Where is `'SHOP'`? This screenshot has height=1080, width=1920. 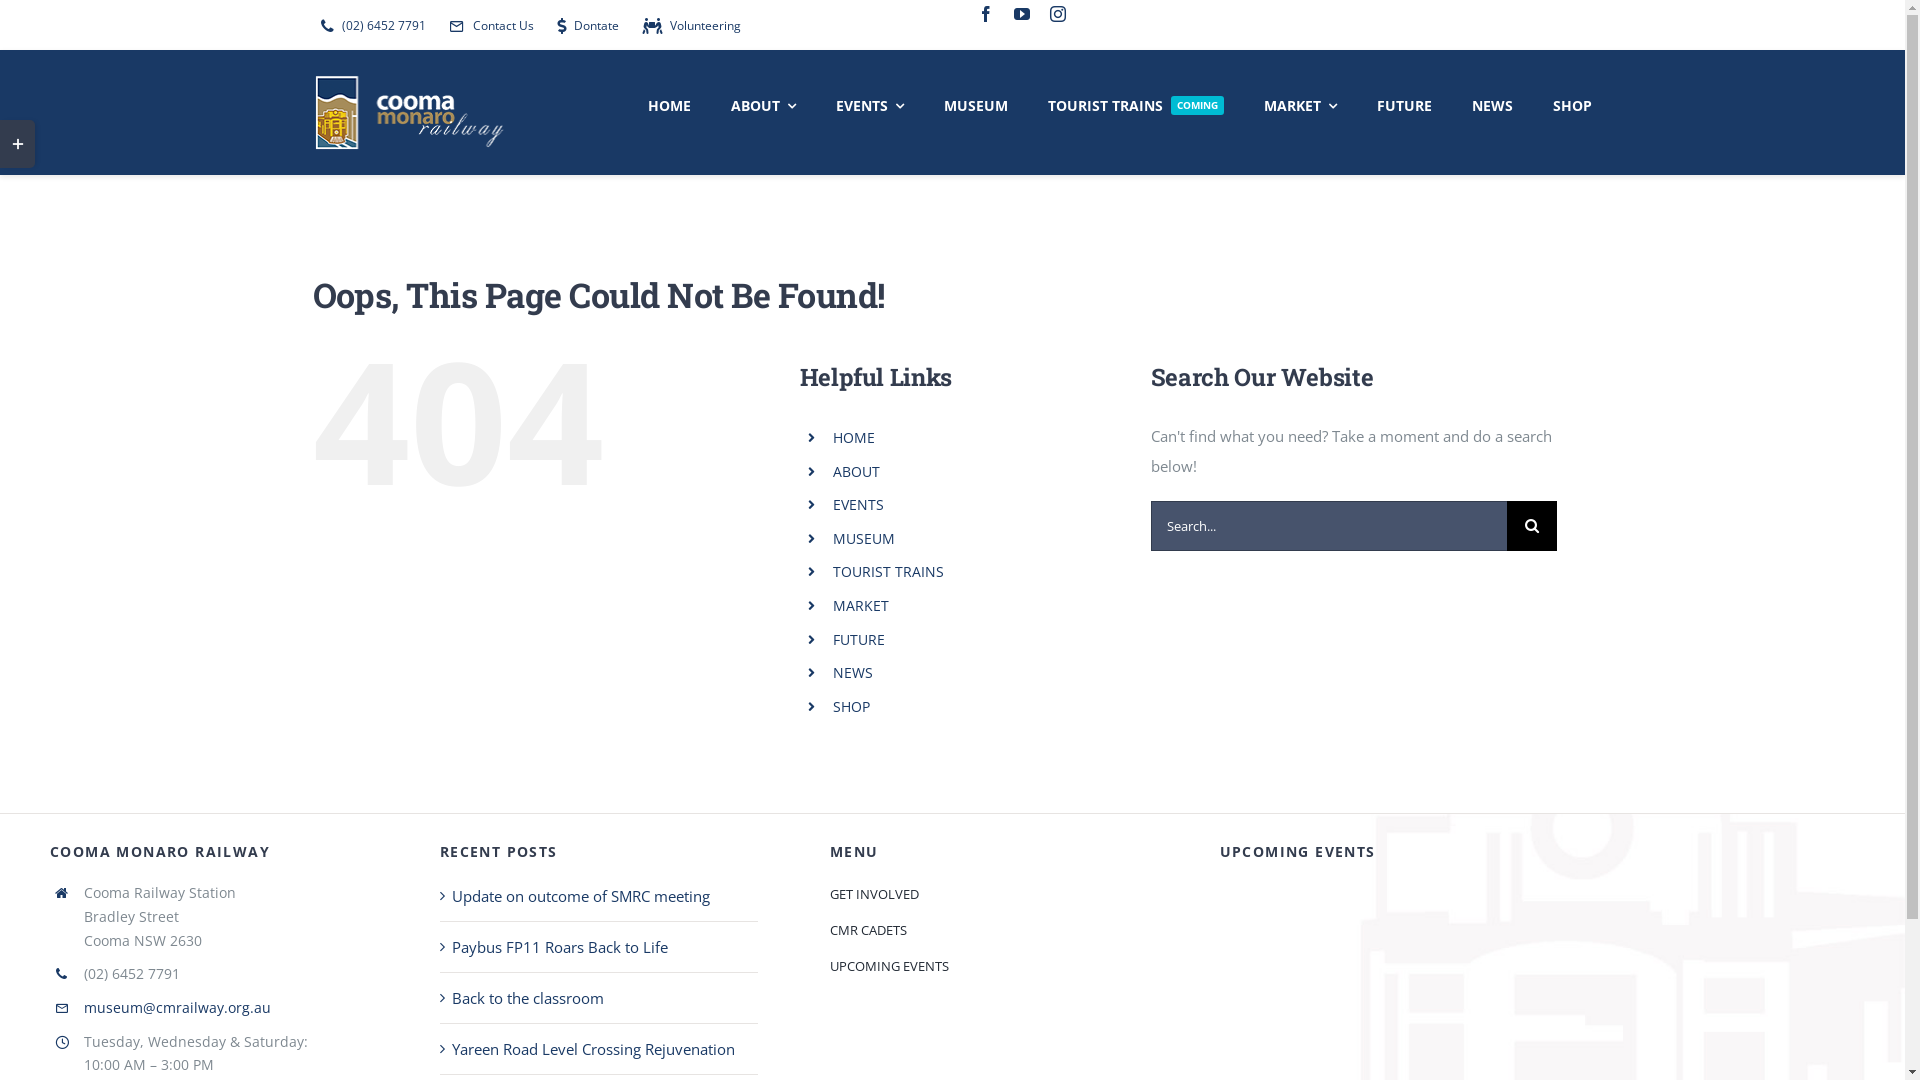 'SHOP' is located at coordinates (851, 705).